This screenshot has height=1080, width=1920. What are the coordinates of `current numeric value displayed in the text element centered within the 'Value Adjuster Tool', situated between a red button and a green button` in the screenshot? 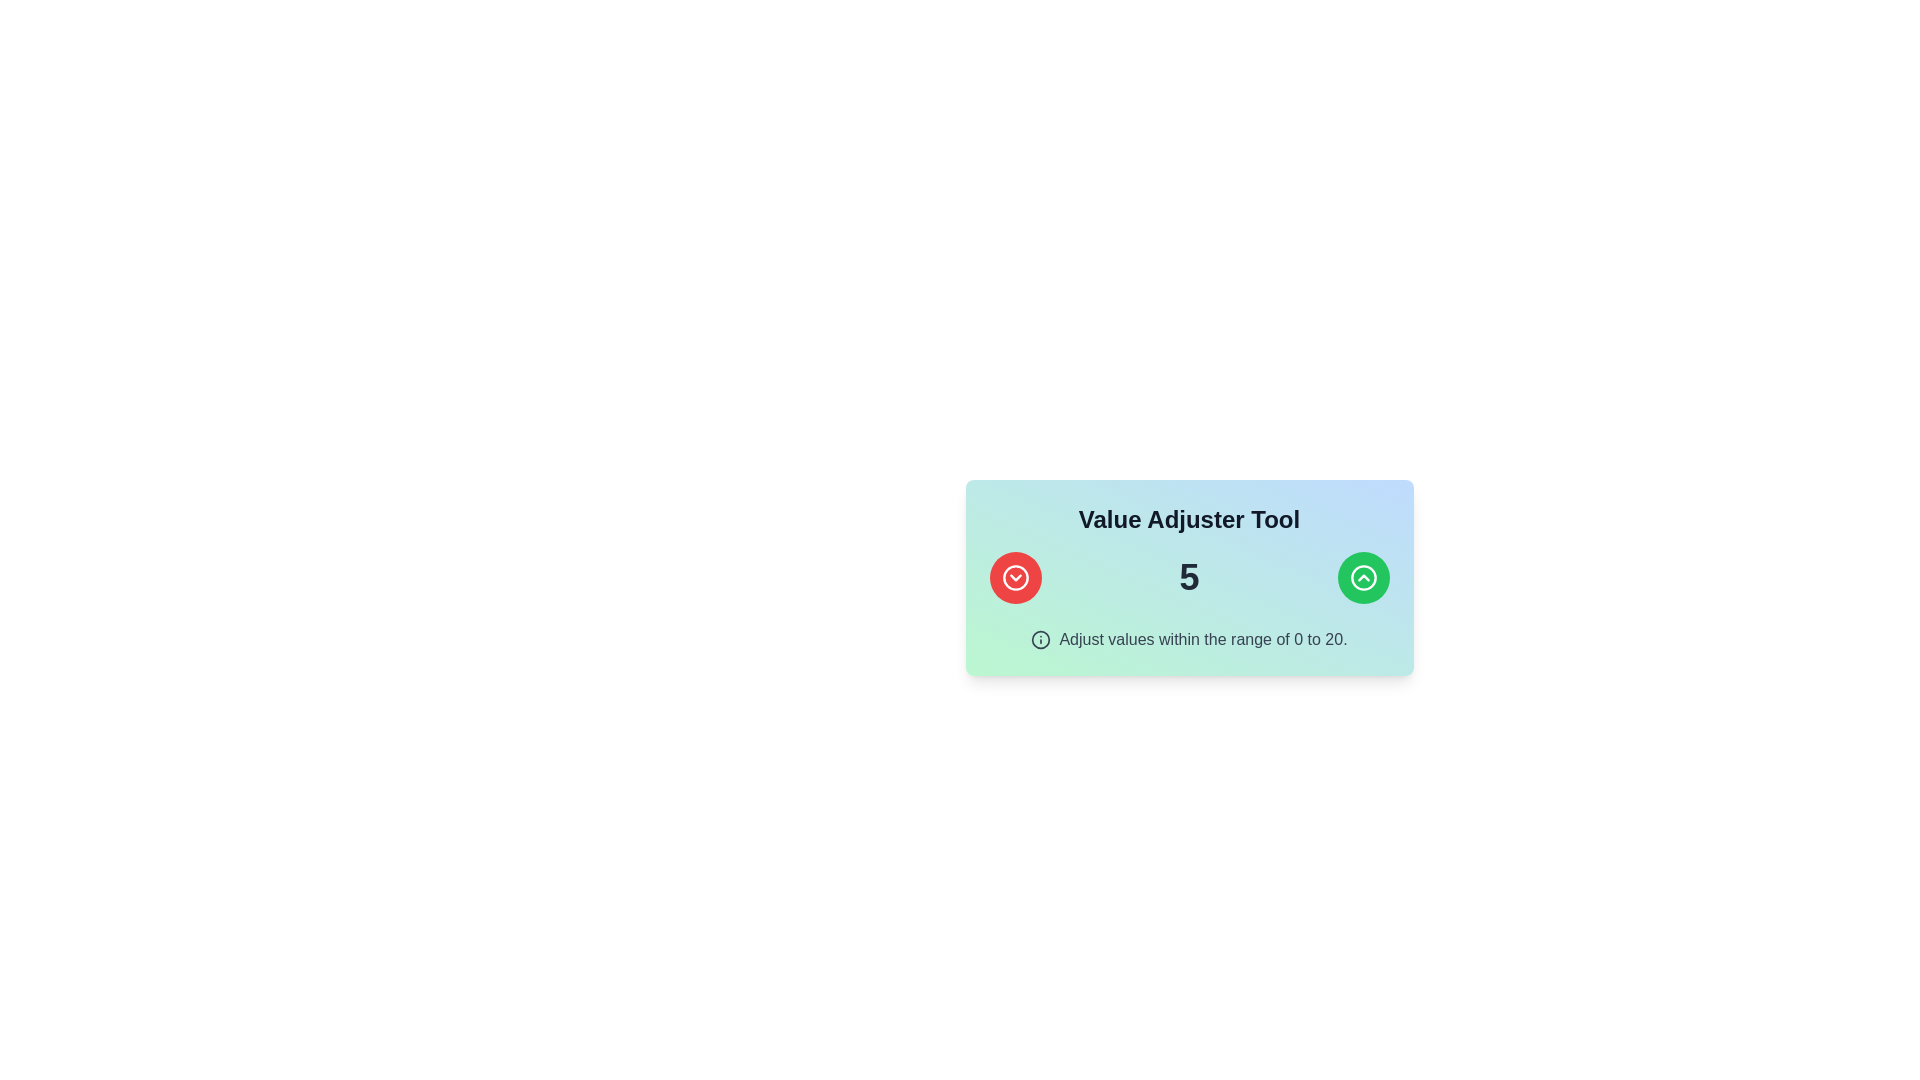 It's located at (1189, 578).